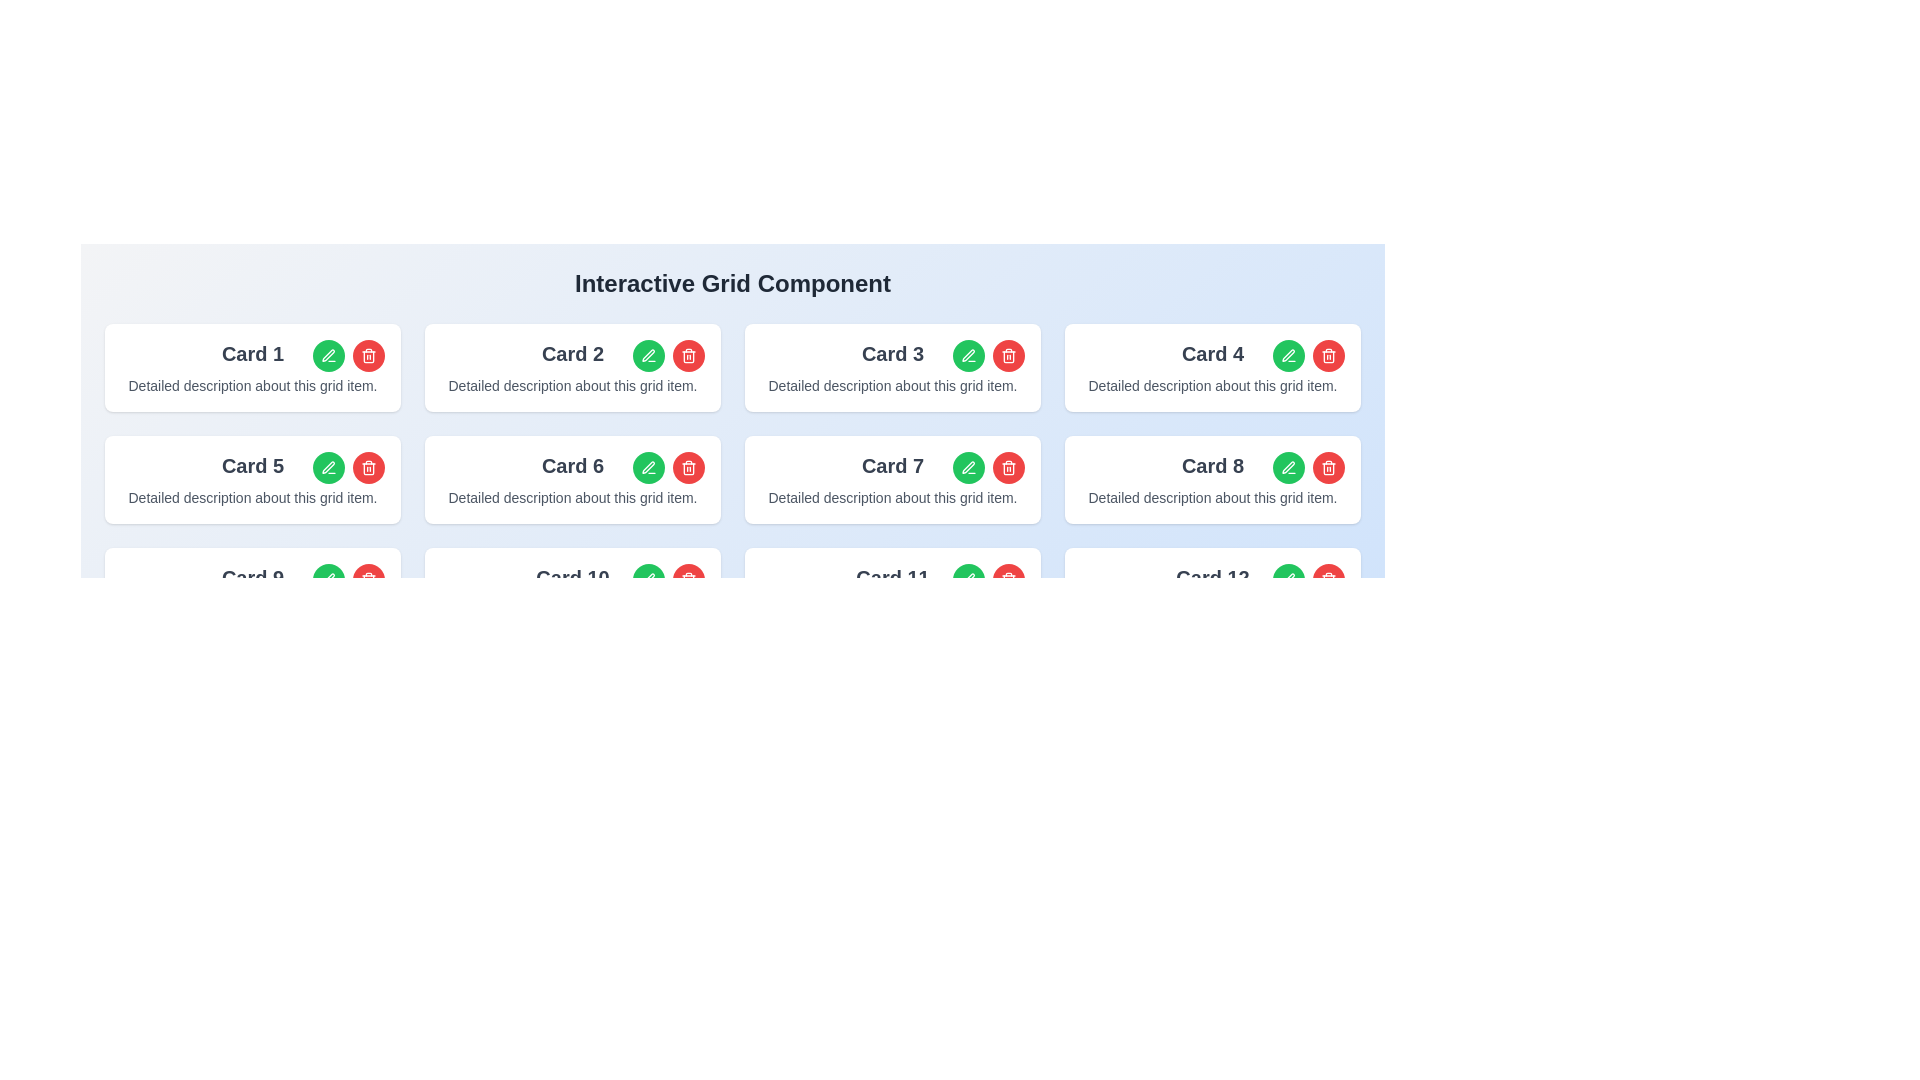  What do you see at coordinates (648, 467) in the screenshot?
I see `the edit button located in the top-right corner of 'Card 6'` at bounding box center [648, 467].